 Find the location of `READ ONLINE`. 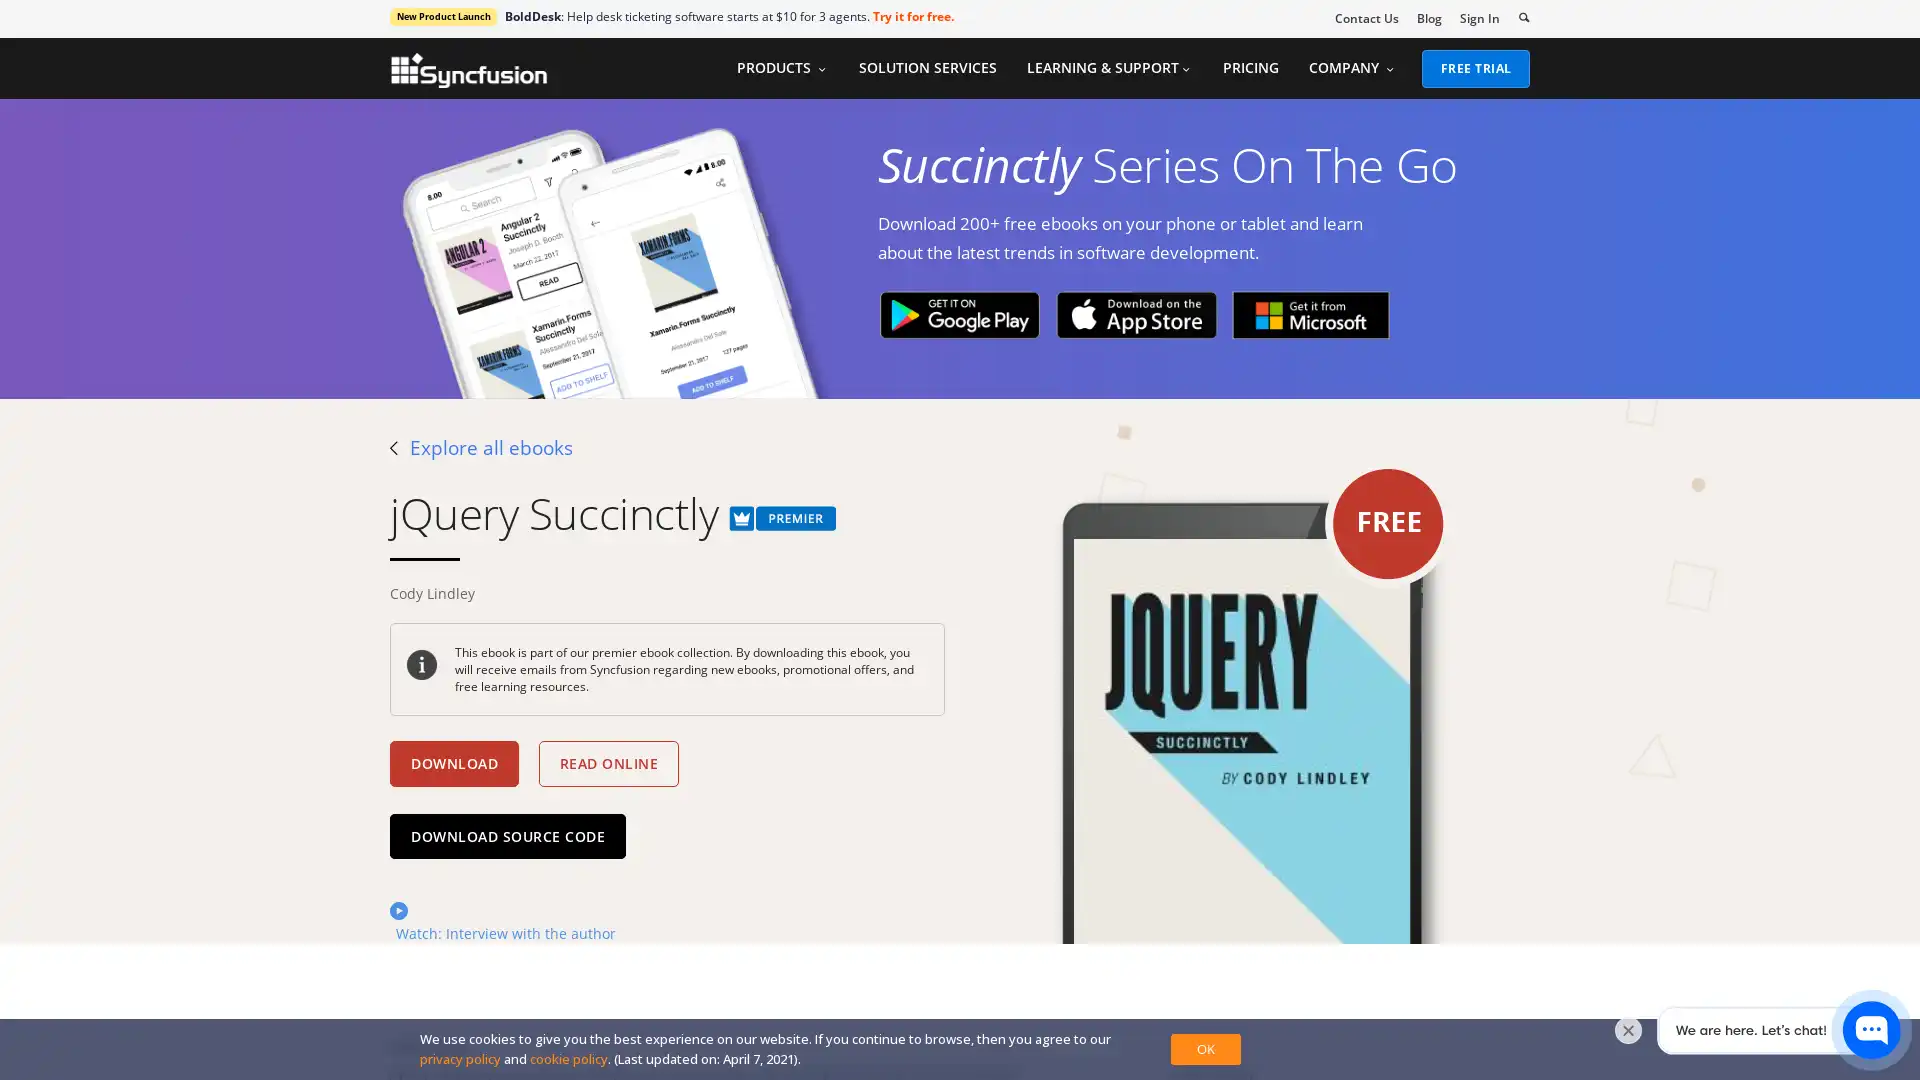

READ ONLINE is located at coordinates (607, 763).